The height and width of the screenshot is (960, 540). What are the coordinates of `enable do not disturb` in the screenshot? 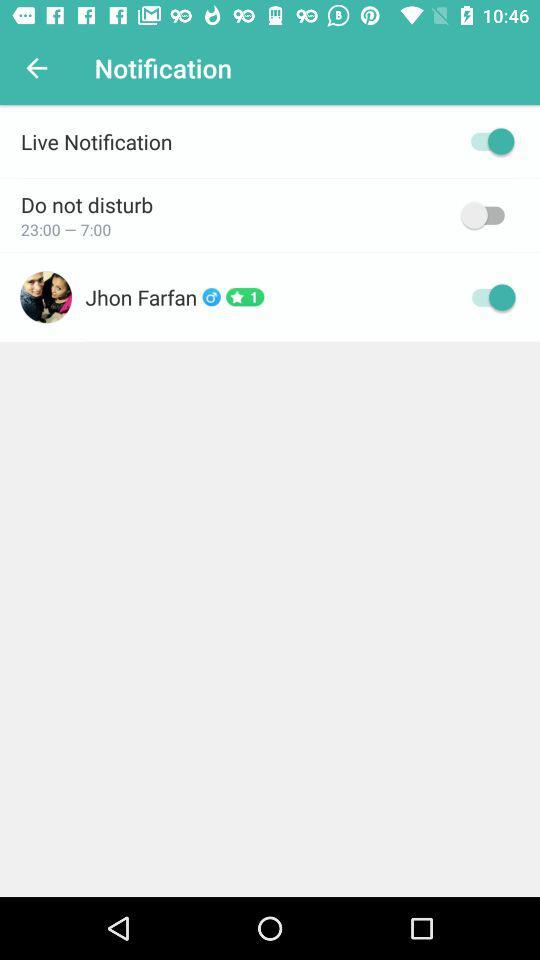 It's located at (486, 215).